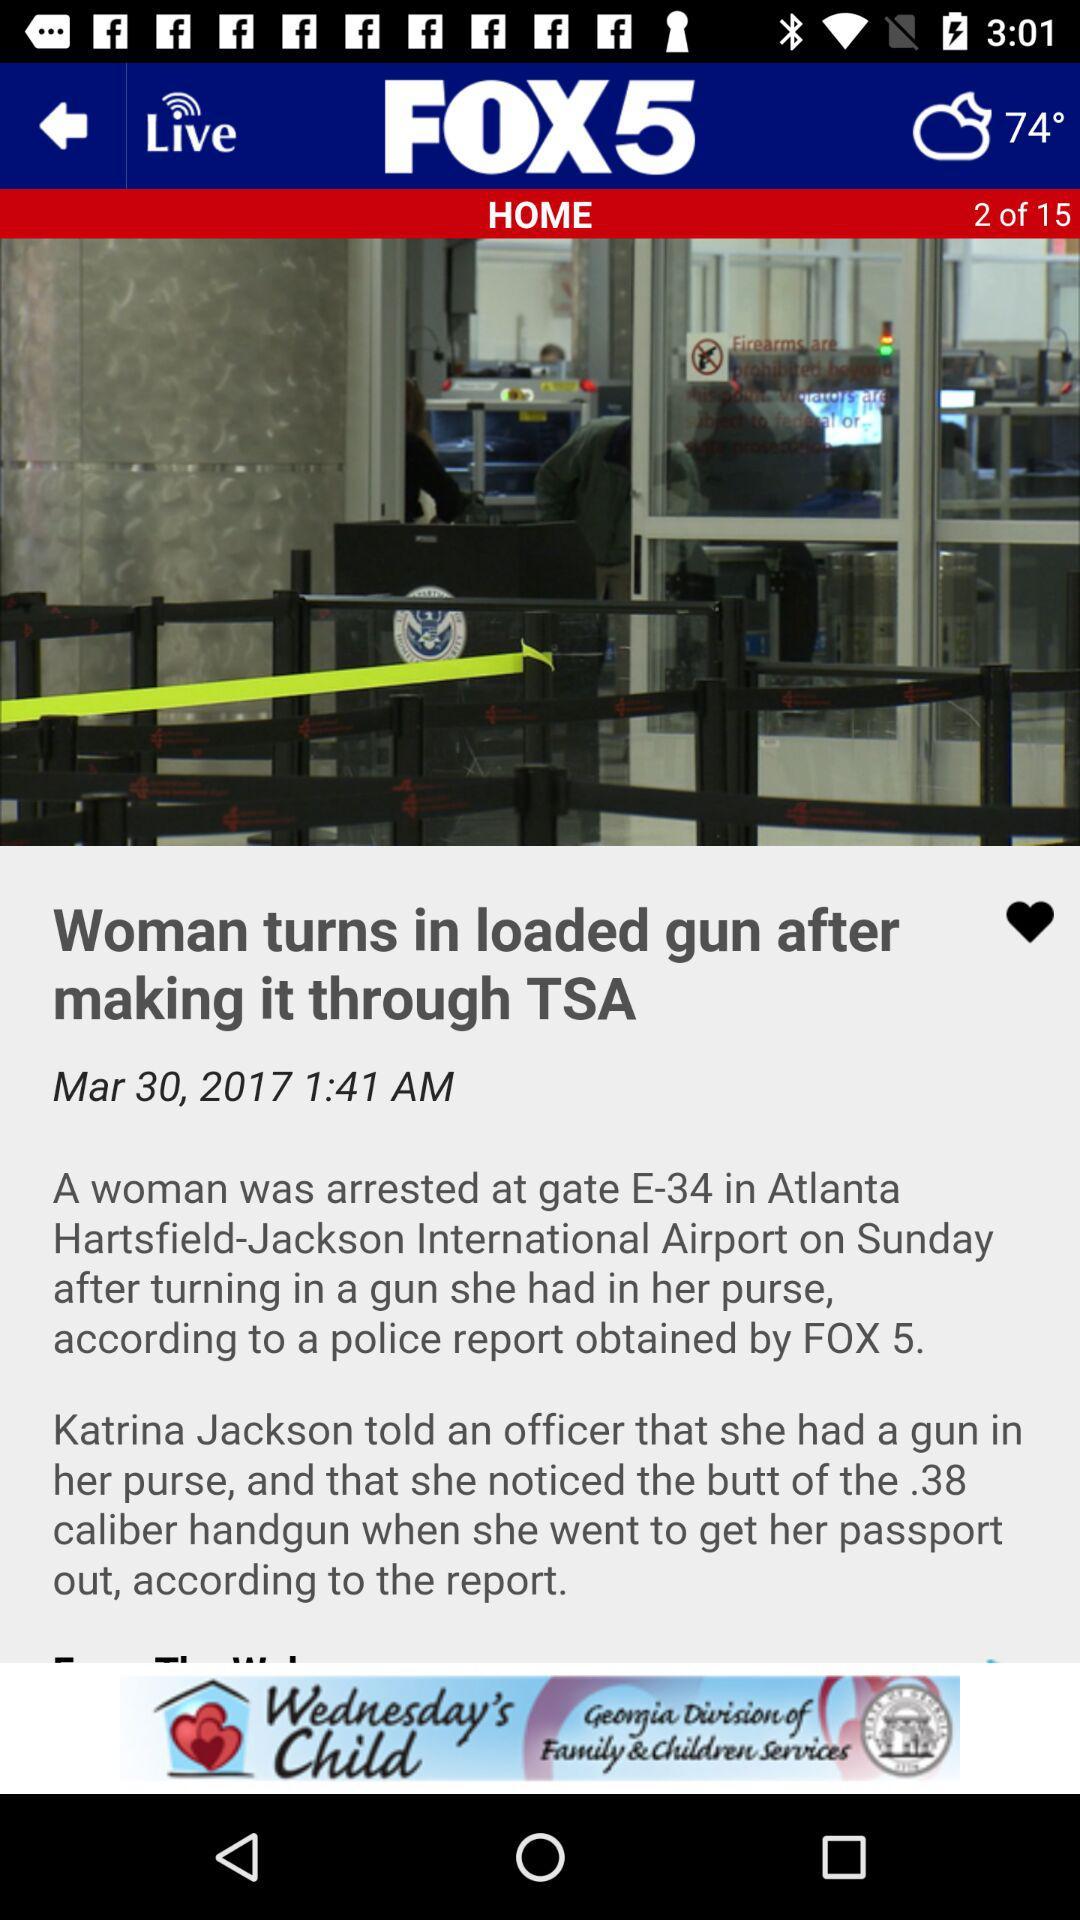 This screenshot has height=1920, width=1080. What do you see at coordinates (540, 1253) in the screenshot?
I see `press heart icon` at bounding box center [540, 1253].